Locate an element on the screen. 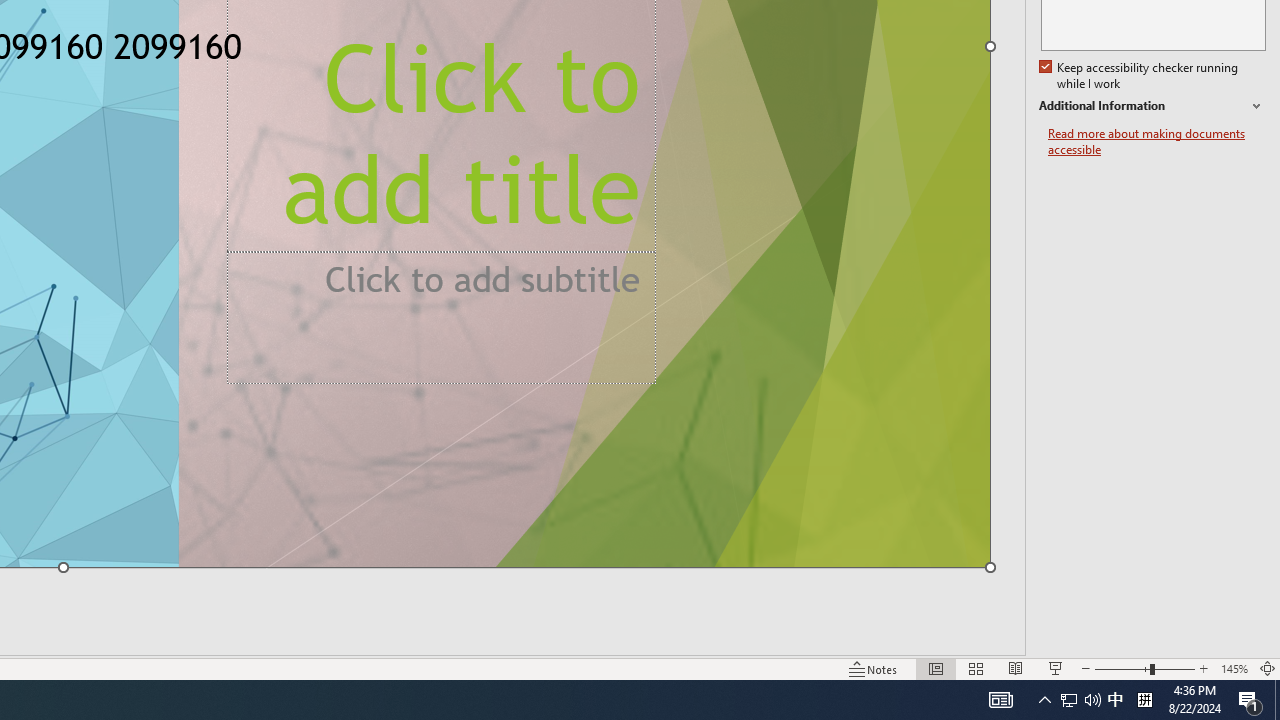 This screenshot has width=1280, height=720. 'Additional Information' is located at coordinates (1152, 106).